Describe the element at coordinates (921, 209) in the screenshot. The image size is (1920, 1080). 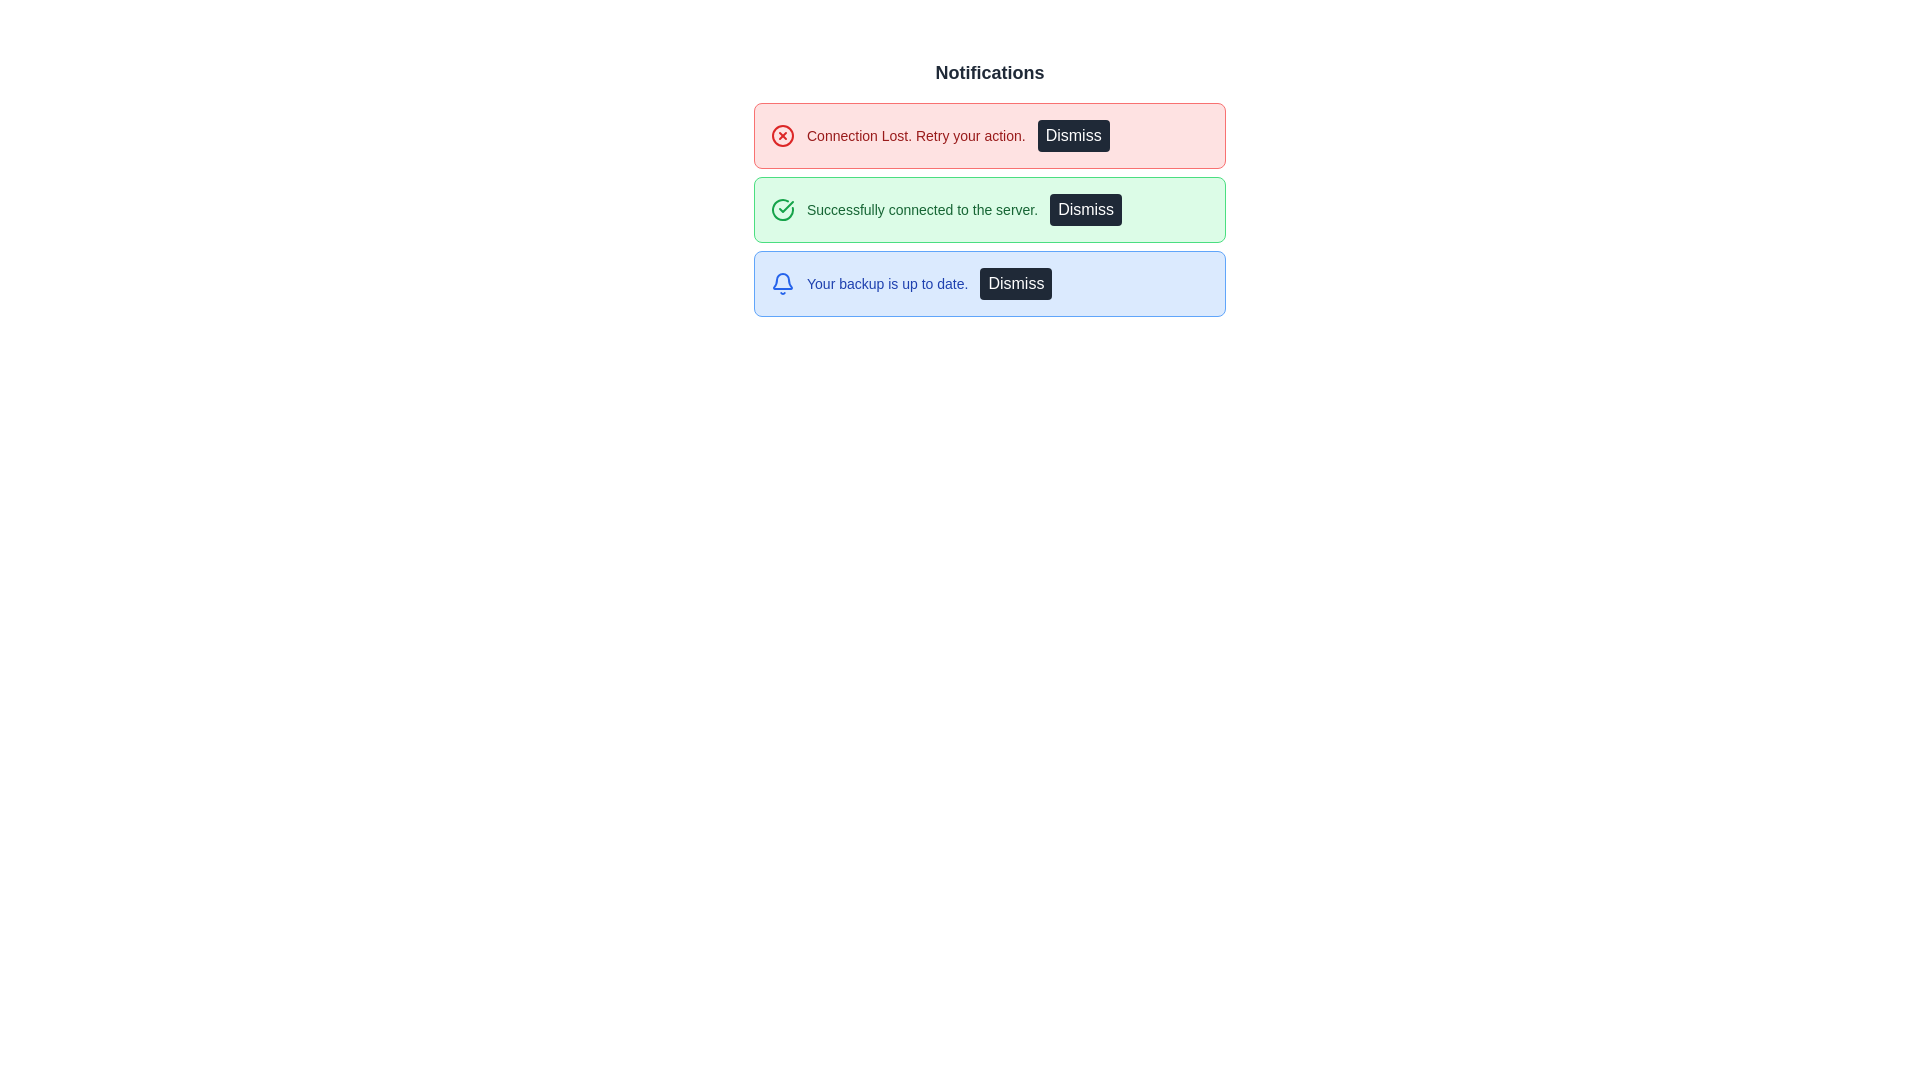
I see `text from the green text label that reads 'Successfully connected to the server.' positioned in the center-left area of the green notification banner` at that location.